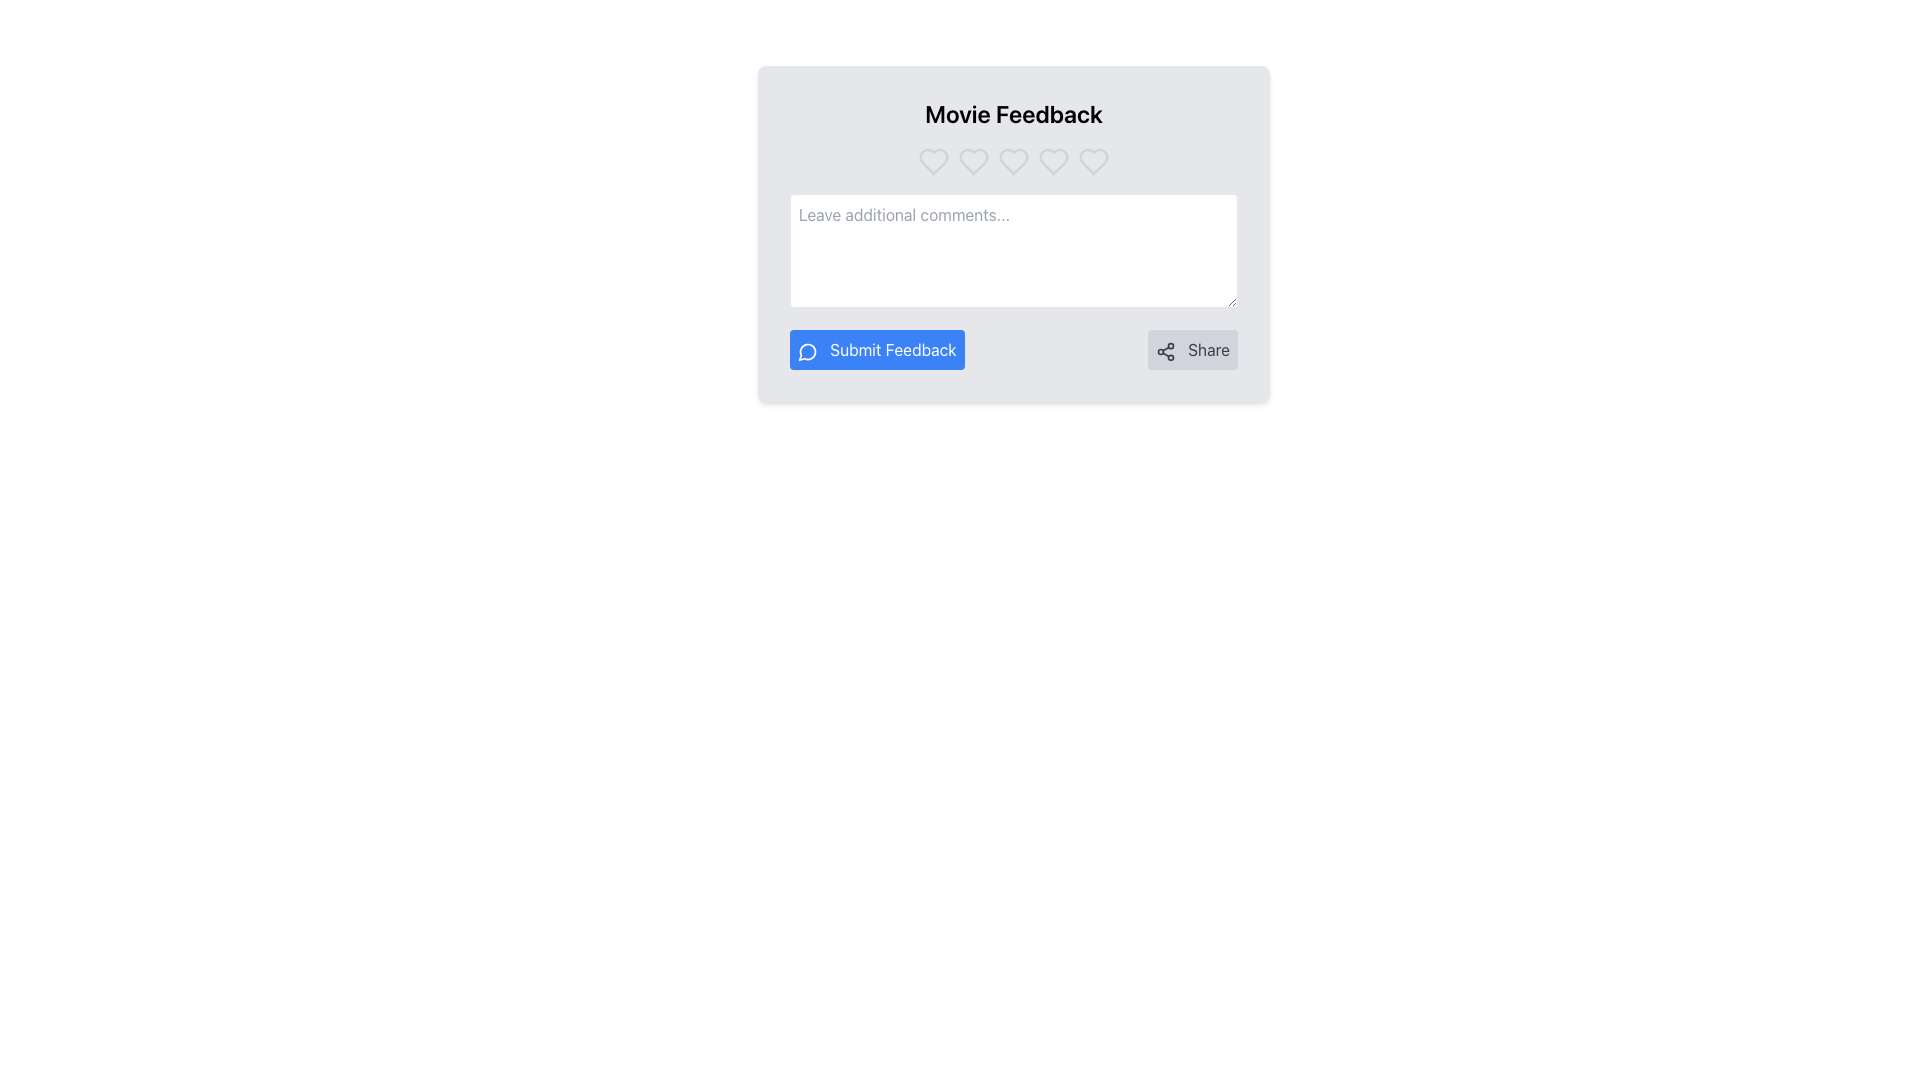 This screenshot has height=1080, width=1920. Describe the element at coordinates (807, 350) in the screenshot. I see `the Decorative Icon located to the left of the 'Submit Feedback' button in the feedback interface` at that location.